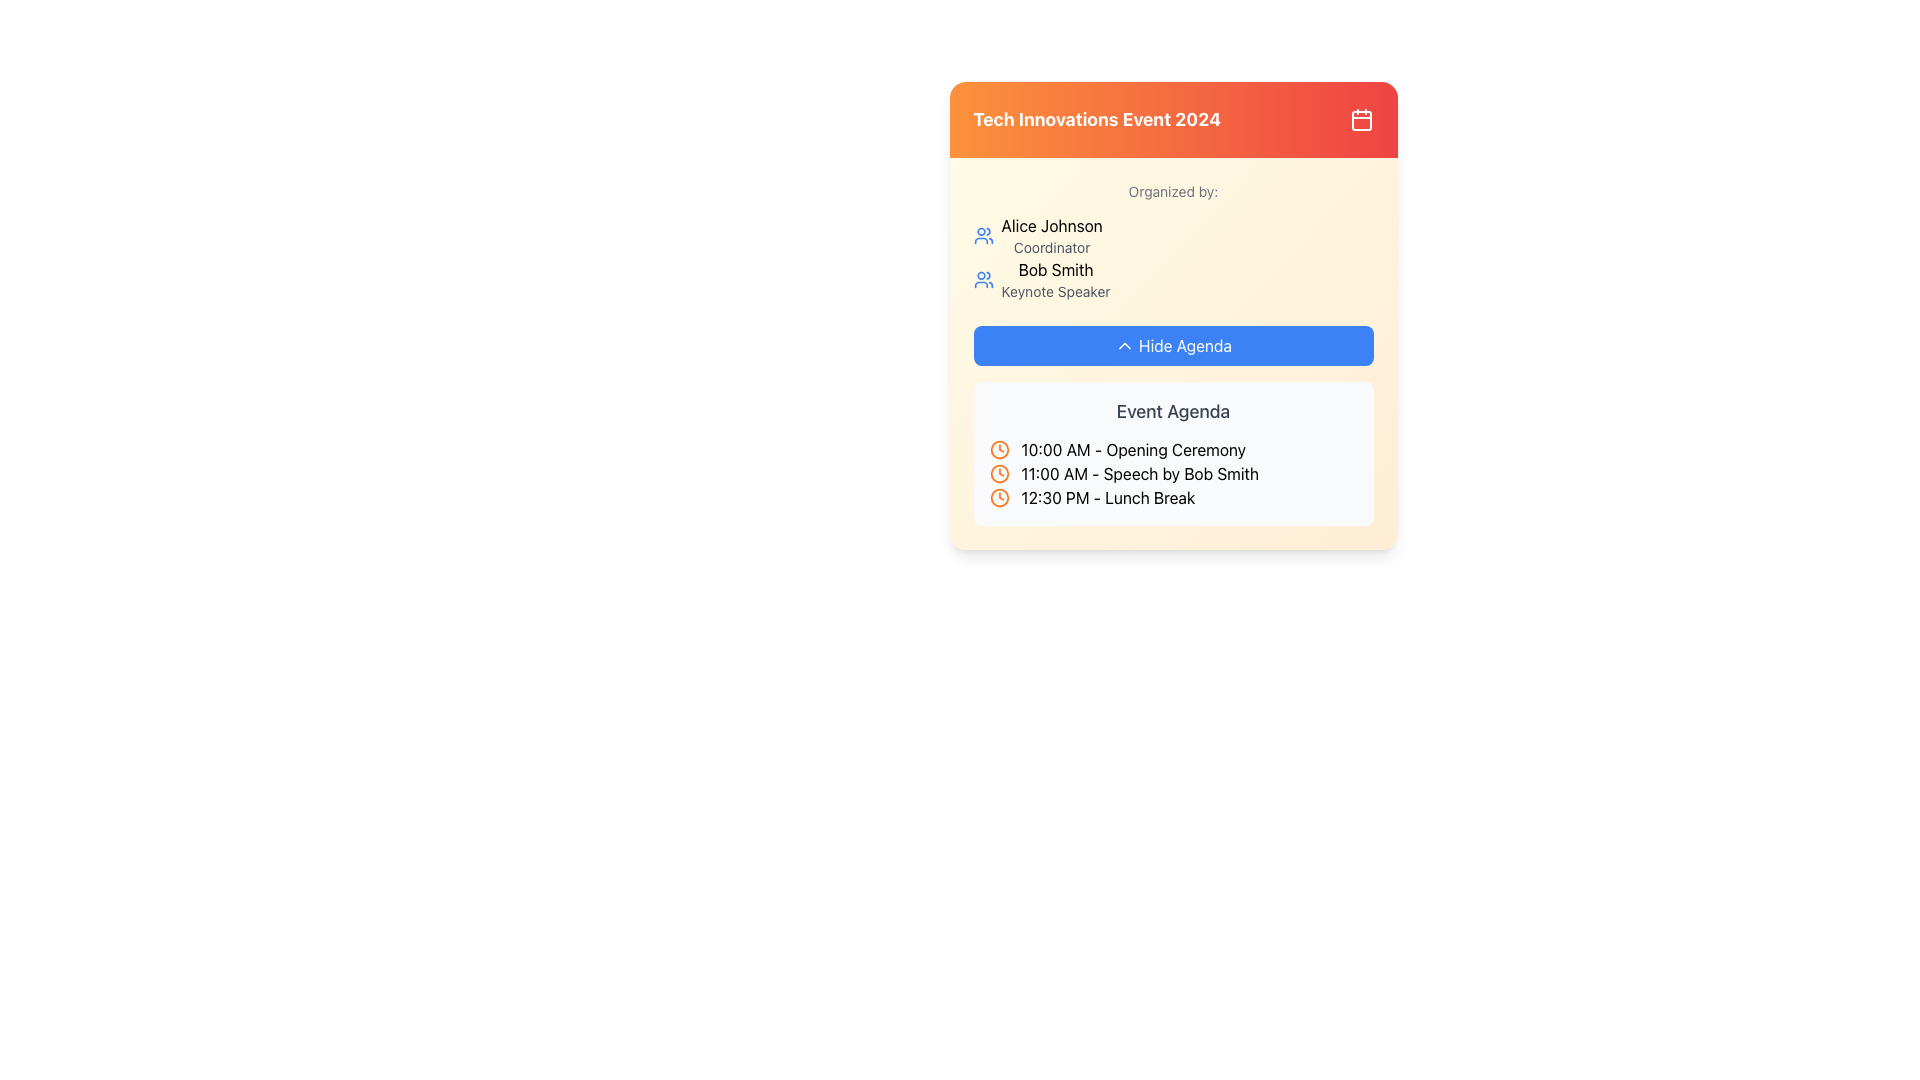 This screenshot has height=1080, width=1920. I want to click on the upward chevron icon located to the left of the 'Hide Agenda' text in the blue rectangular button, so click(1124, 345).